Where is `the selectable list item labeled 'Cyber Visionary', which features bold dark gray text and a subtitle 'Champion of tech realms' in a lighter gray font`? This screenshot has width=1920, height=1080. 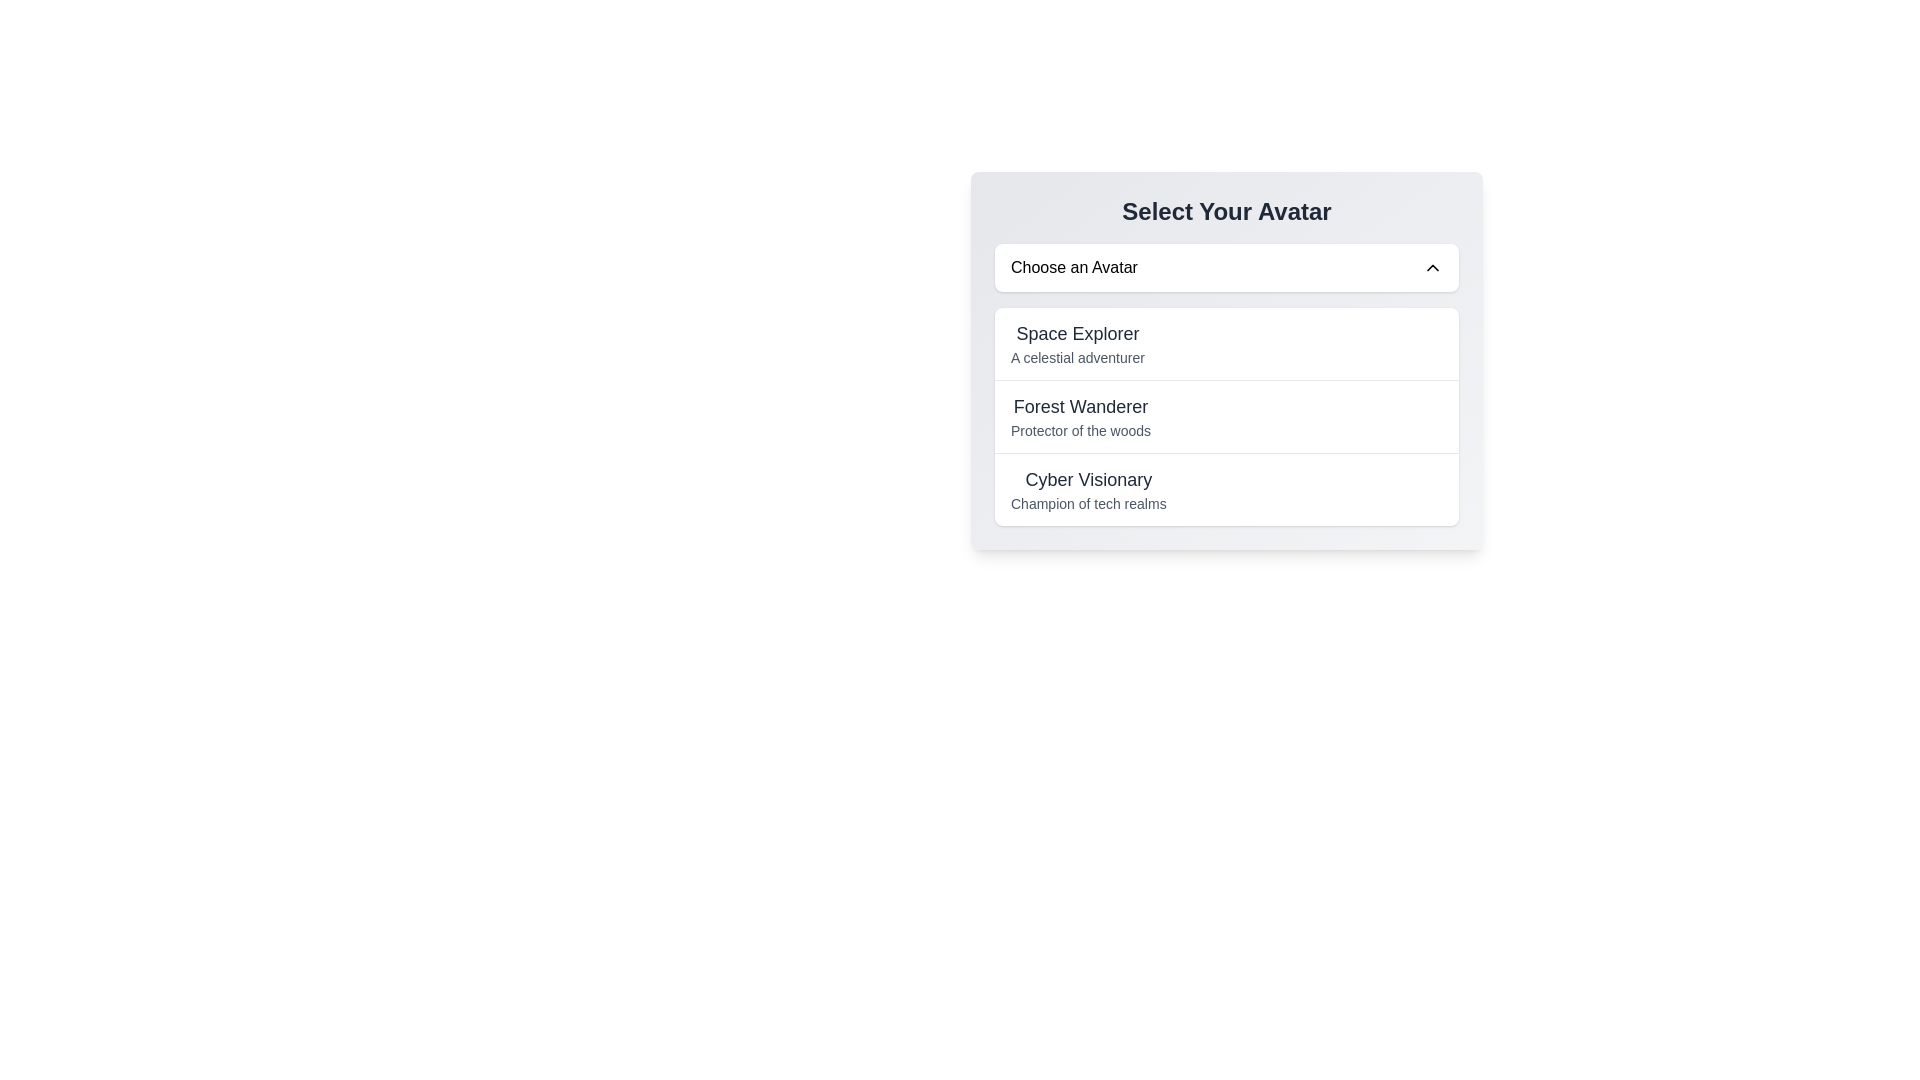
the selectable list item labeled 'Cyber Visionary', which features bold dark gray text and a subtitle 'Champion of tech realms' in a lighter gray font is located at coordinates (1087, 489).